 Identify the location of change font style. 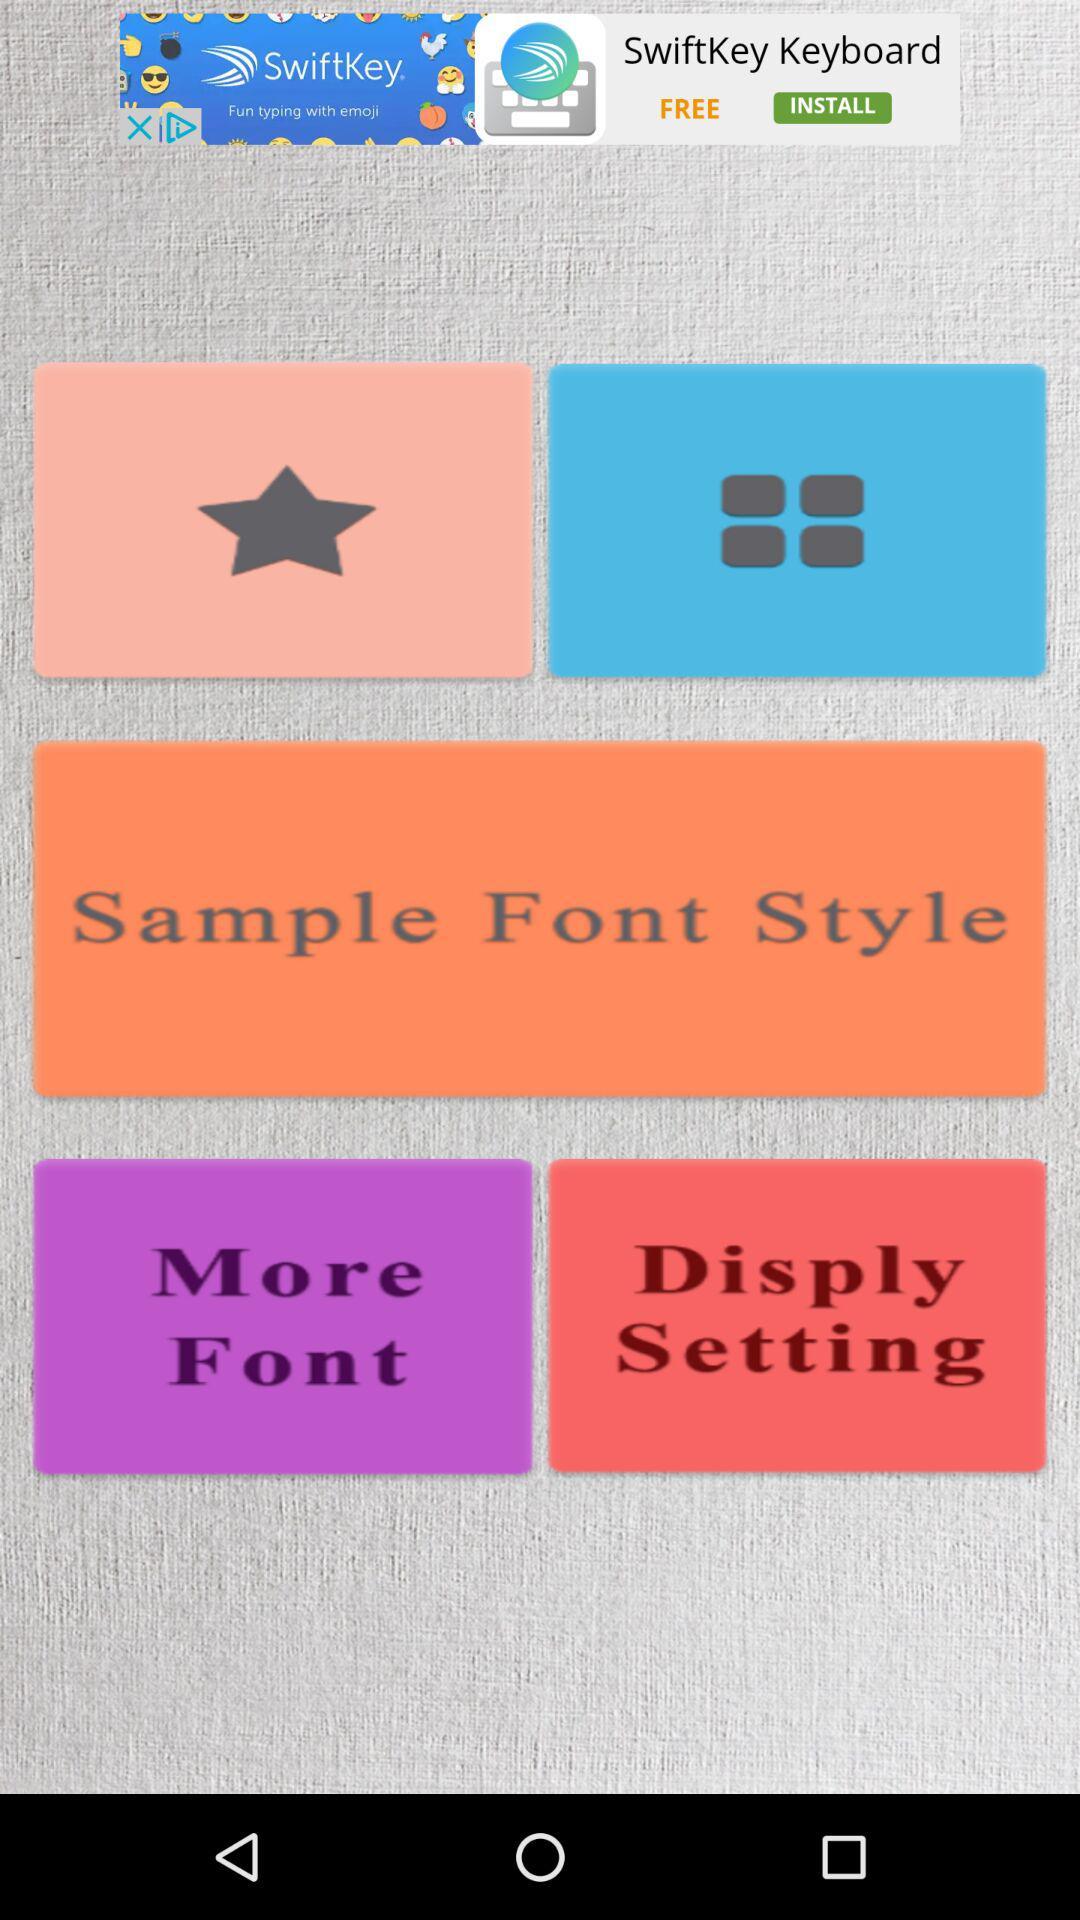
(283, 1321).